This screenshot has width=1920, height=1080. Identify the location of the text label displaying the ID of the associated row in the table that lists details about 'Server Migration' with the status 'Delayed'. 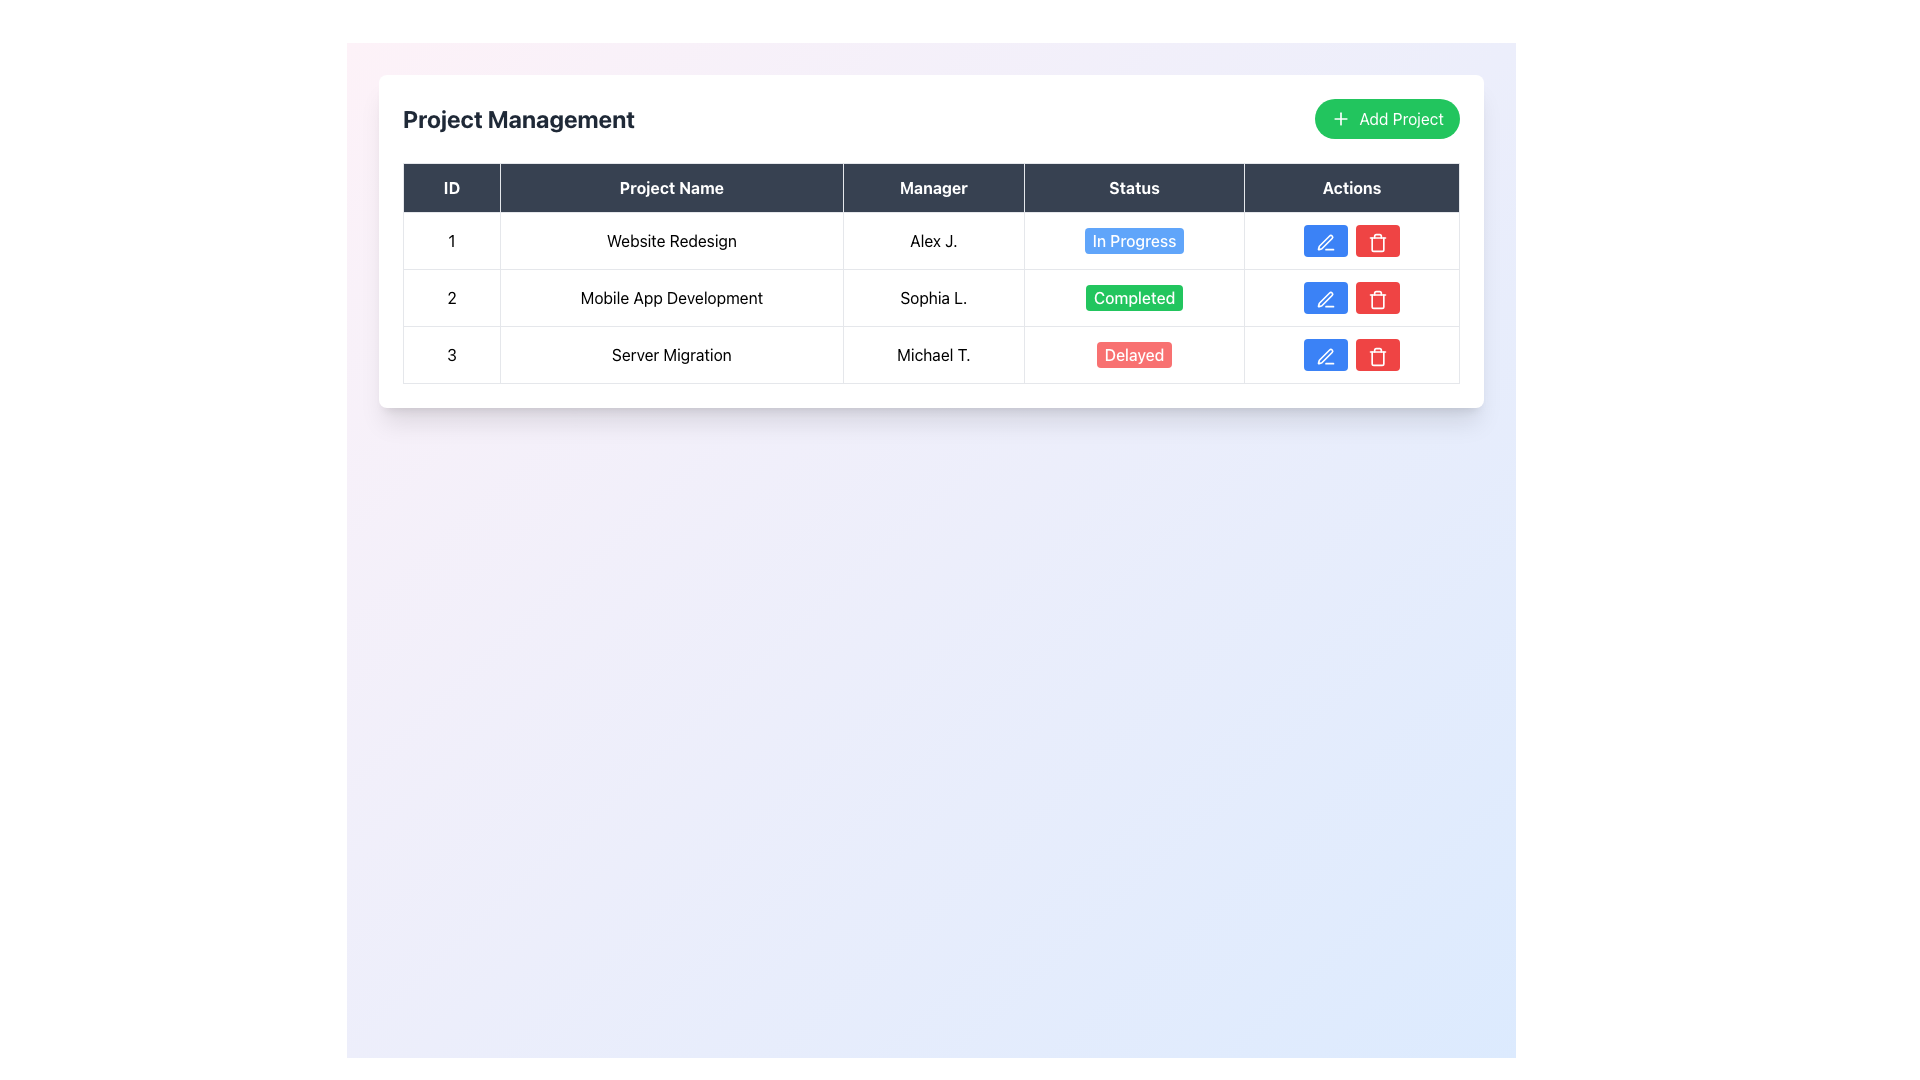
(450, 353).